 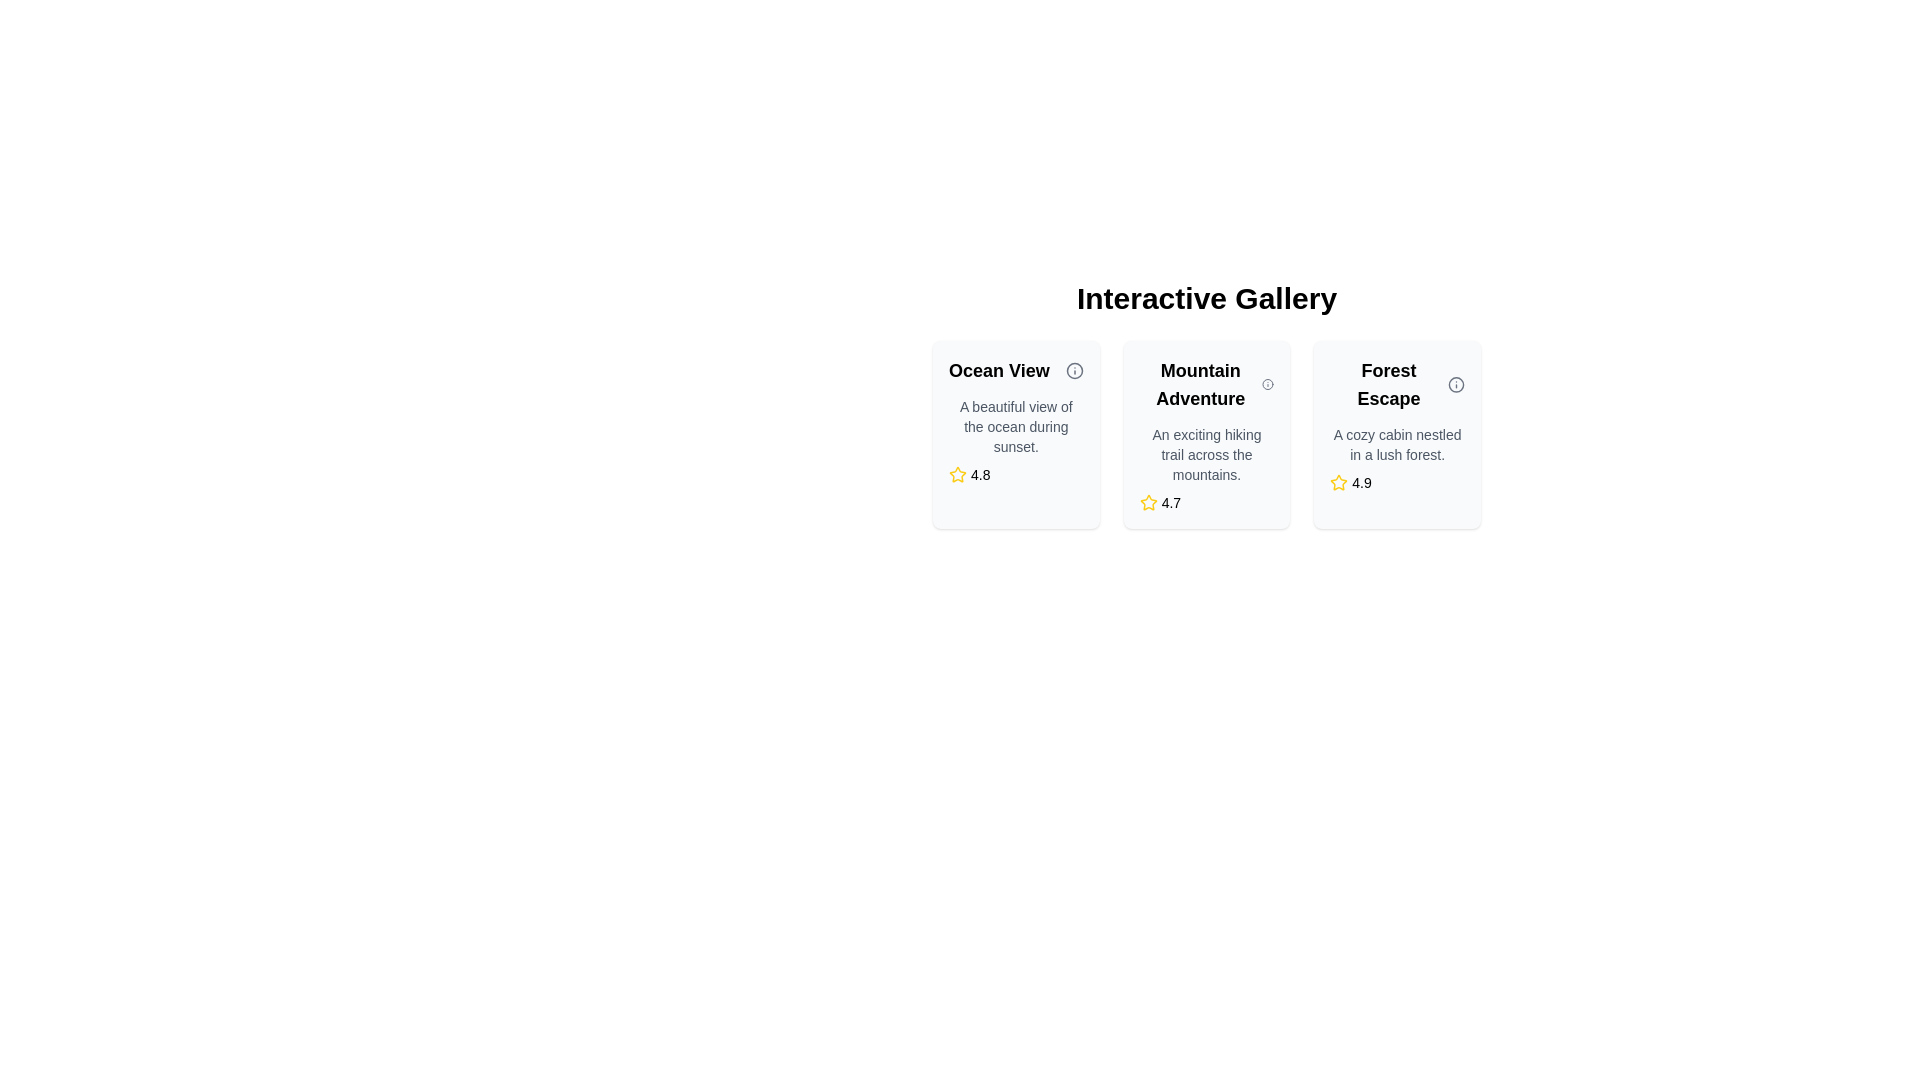 What do you see at coordinates (1073, 370) in the screenshot?
I see `the circular 'info' icon with a hollow center, styled in gray, located in the 'Ocean View' card to the right of the main text 'Ocean View'` at bounding box center [1073, 370].